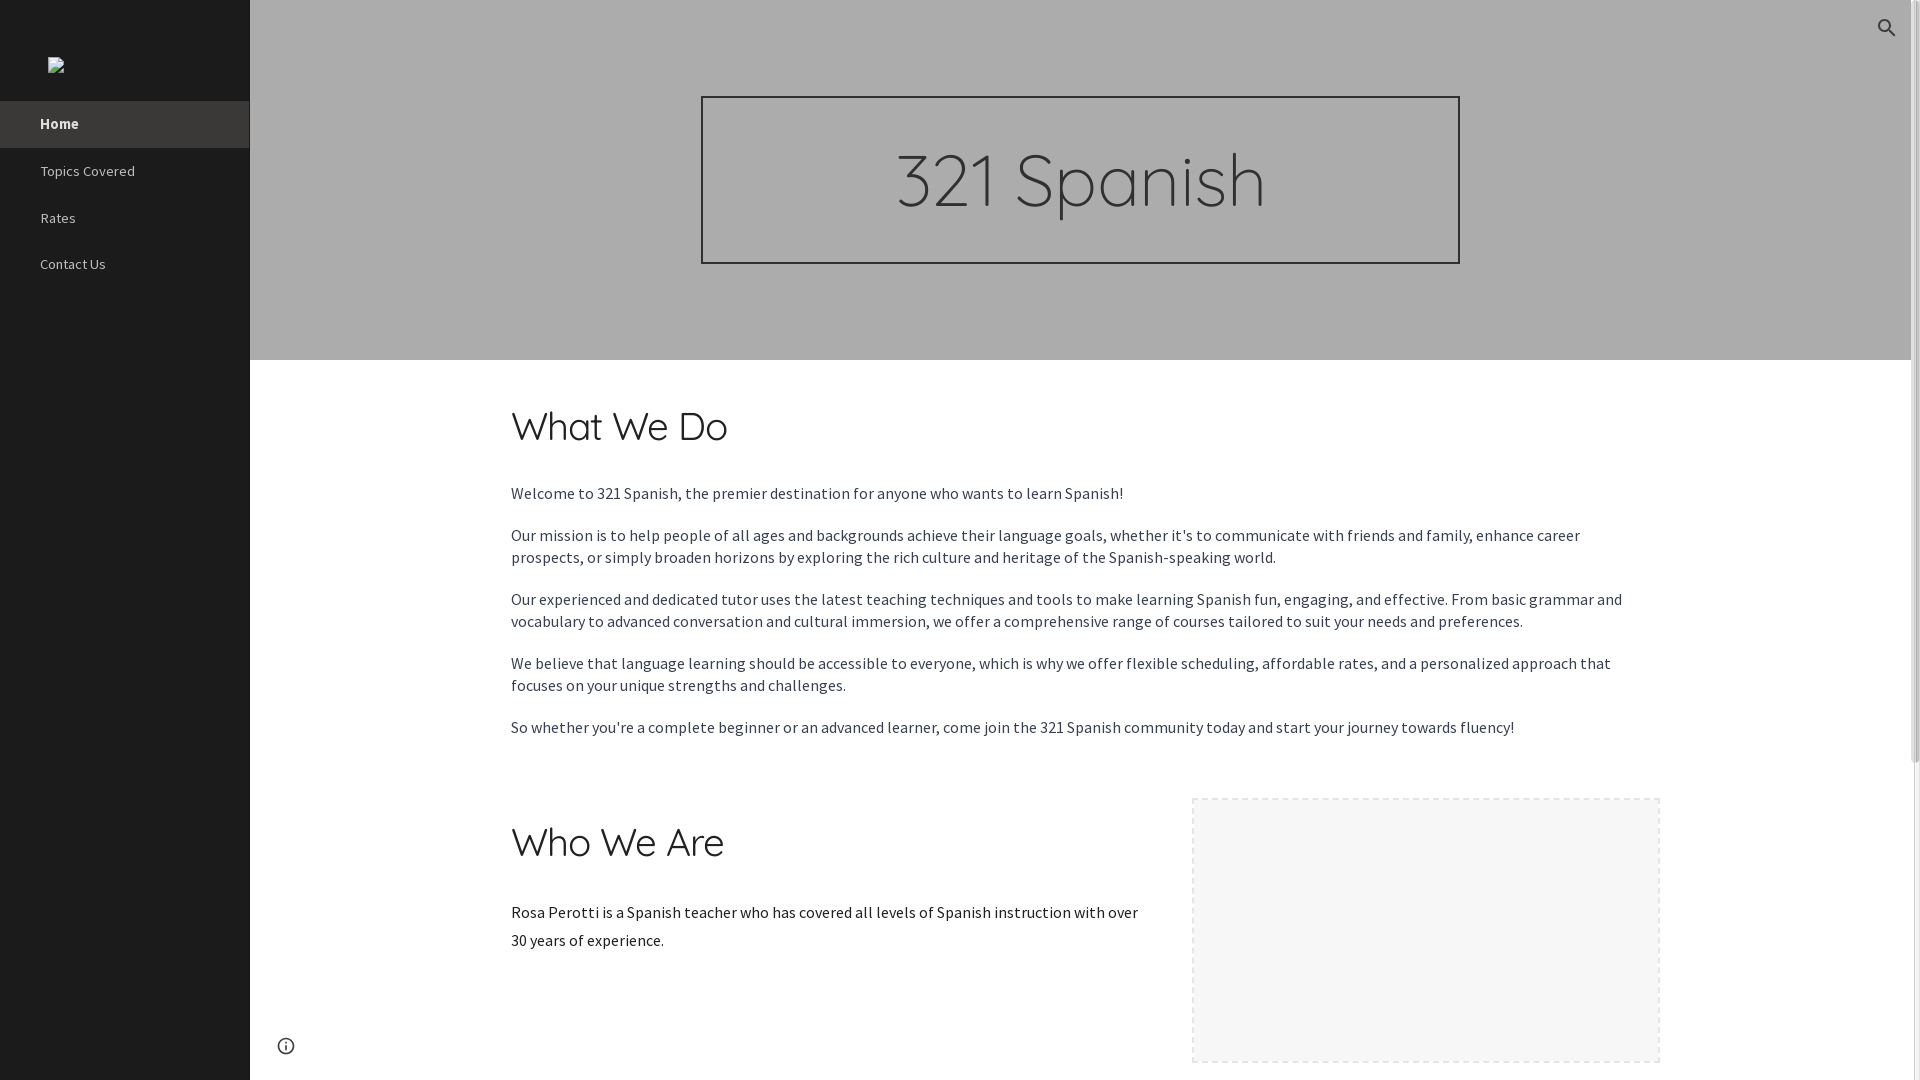 The width and height of the screenshot is (1920, 1080). I want to click on 'Rates', so click(135, 218).